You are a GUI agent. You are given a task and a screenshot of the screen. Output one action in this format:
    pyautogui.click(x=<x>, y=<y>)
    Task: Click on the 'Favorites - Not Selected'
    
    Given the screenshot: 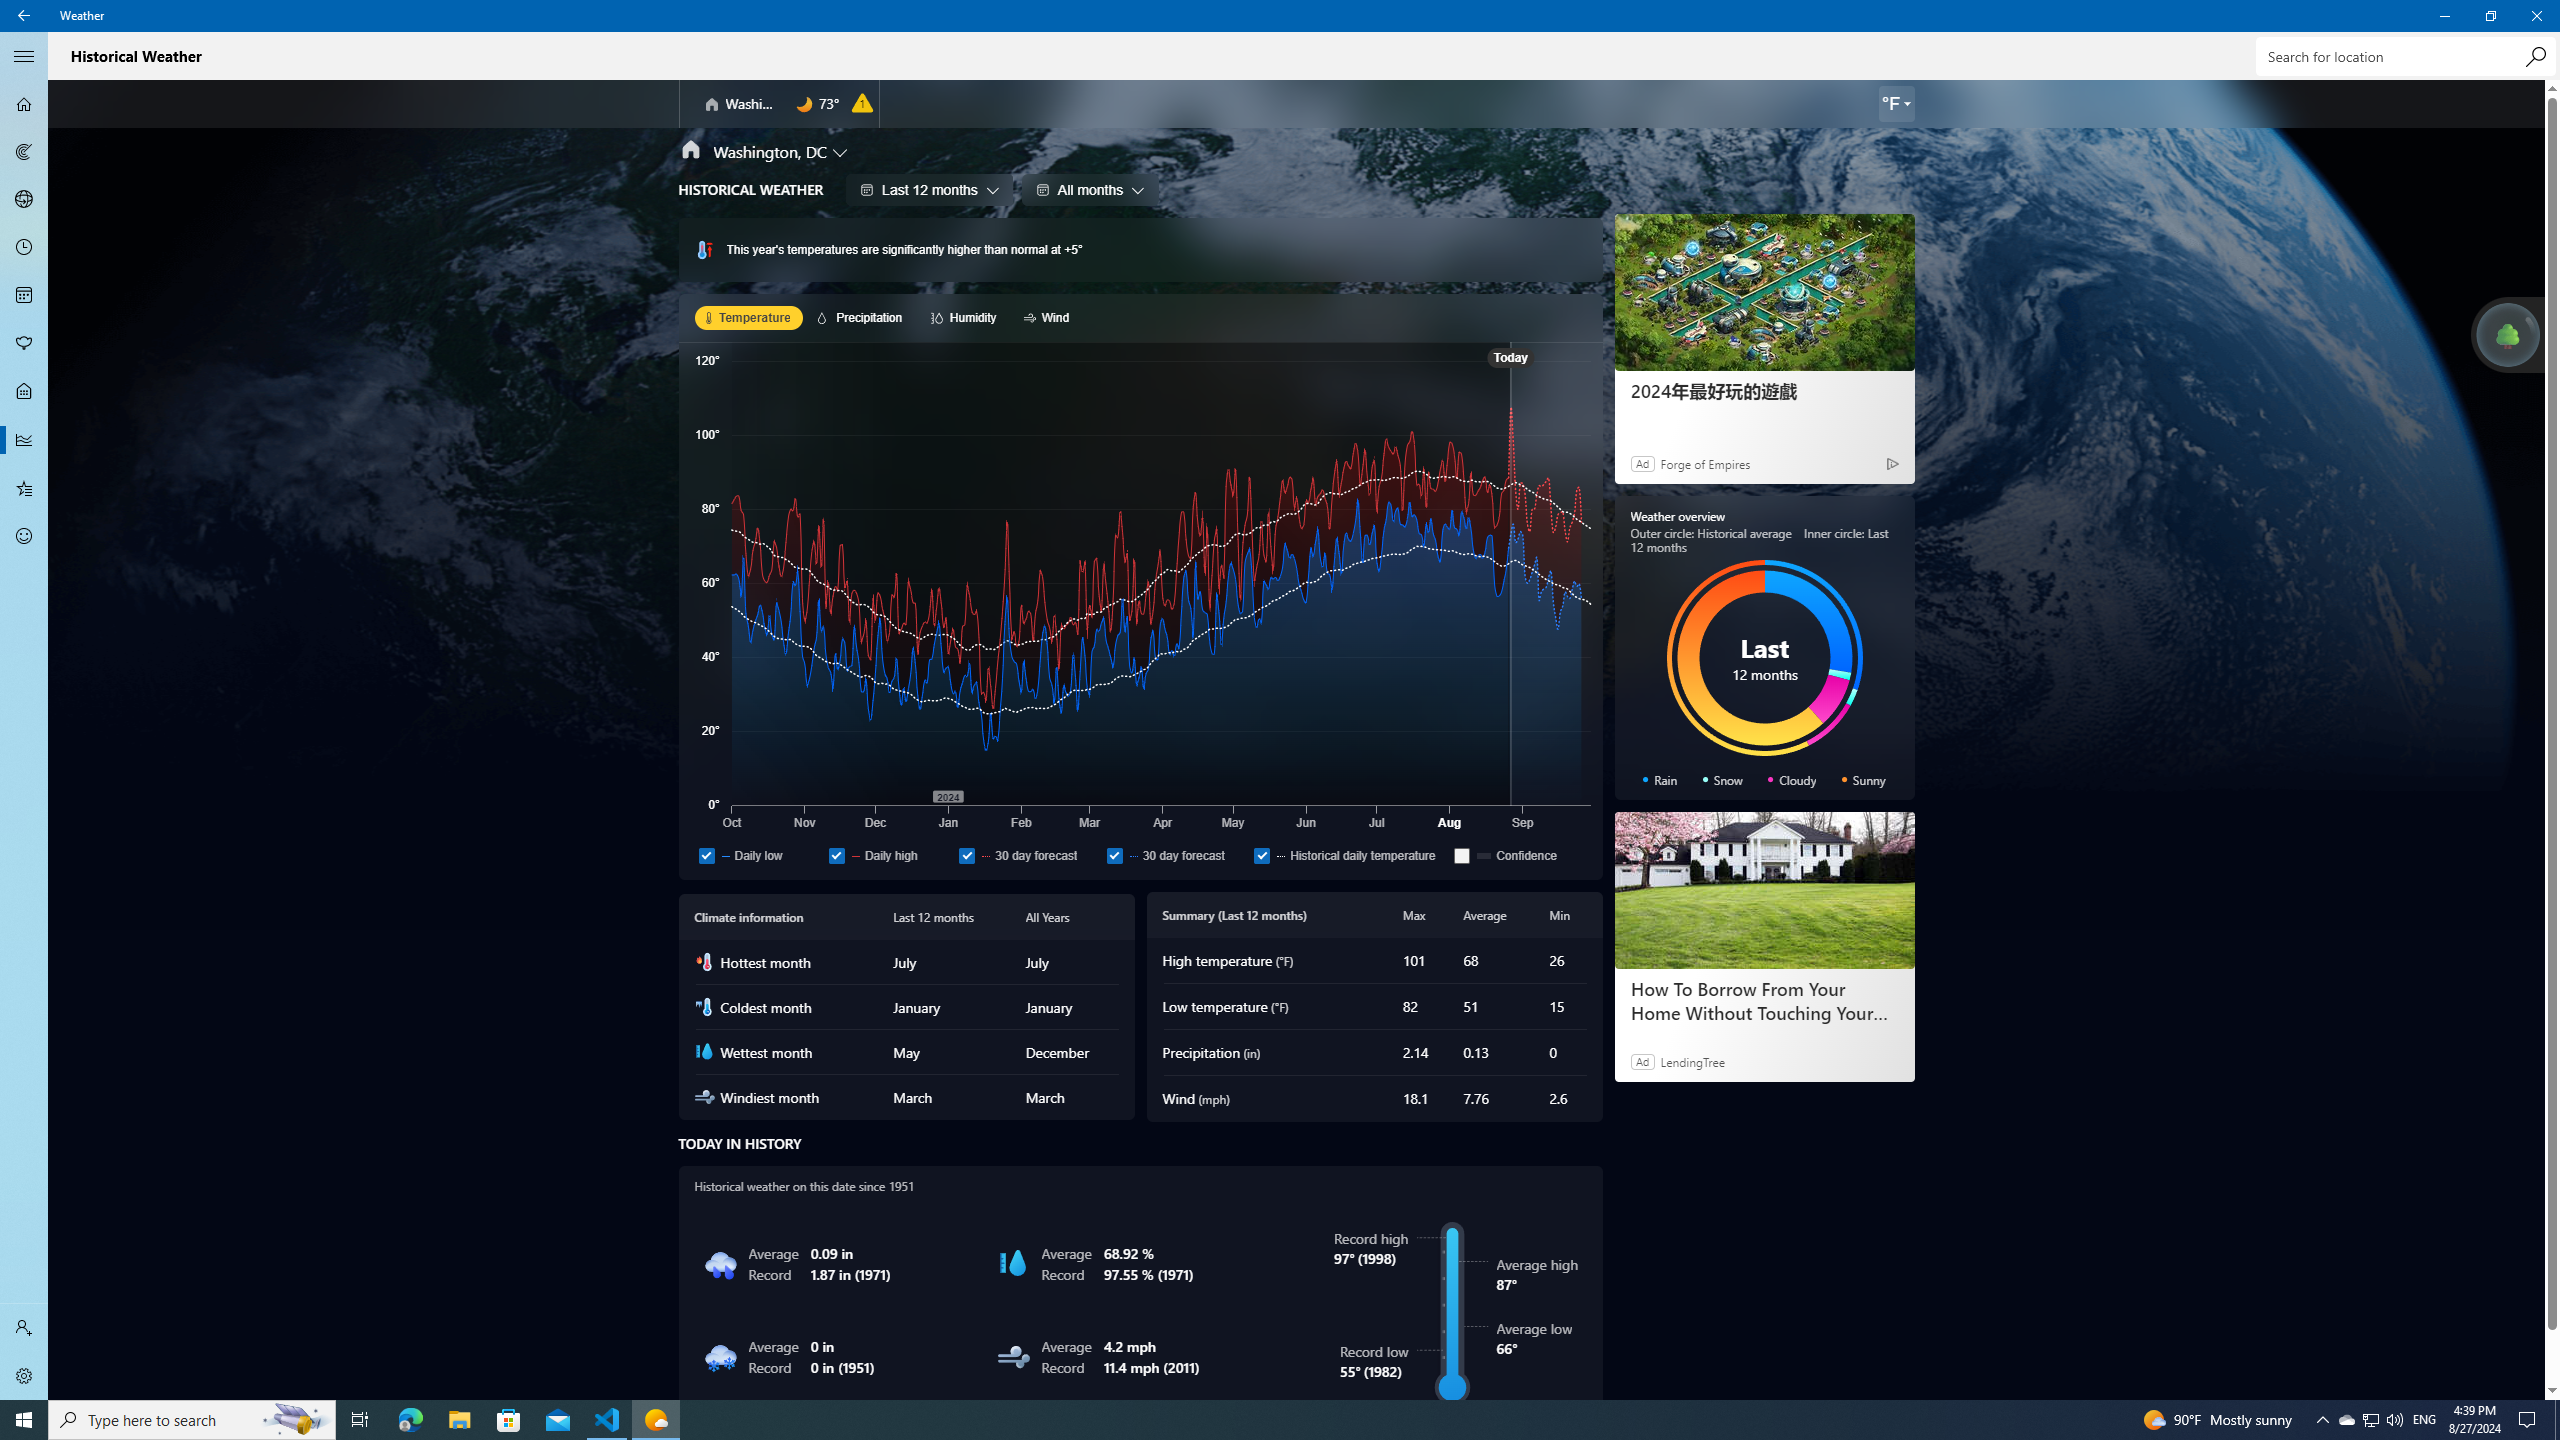 What is the action you would take?
    pyautogui.click(x=24, y=487)
    